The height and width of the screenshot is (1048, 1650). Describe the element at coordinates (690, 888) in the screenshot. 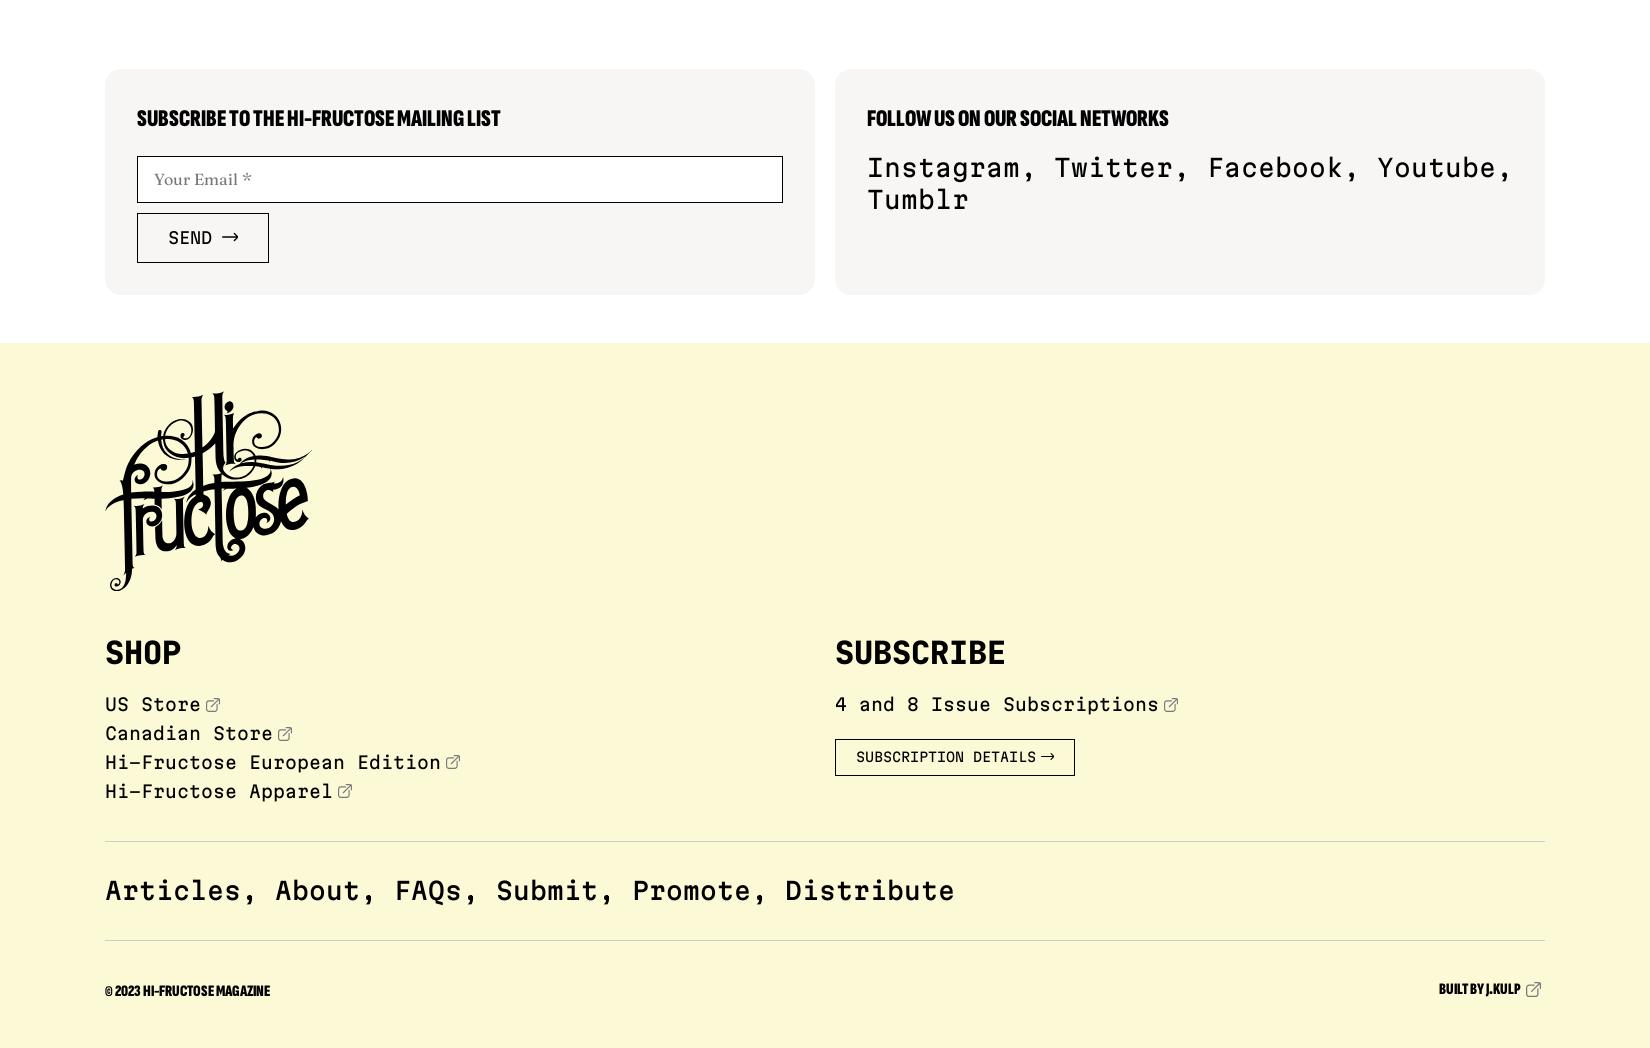

I see `'Promote'` at that location.